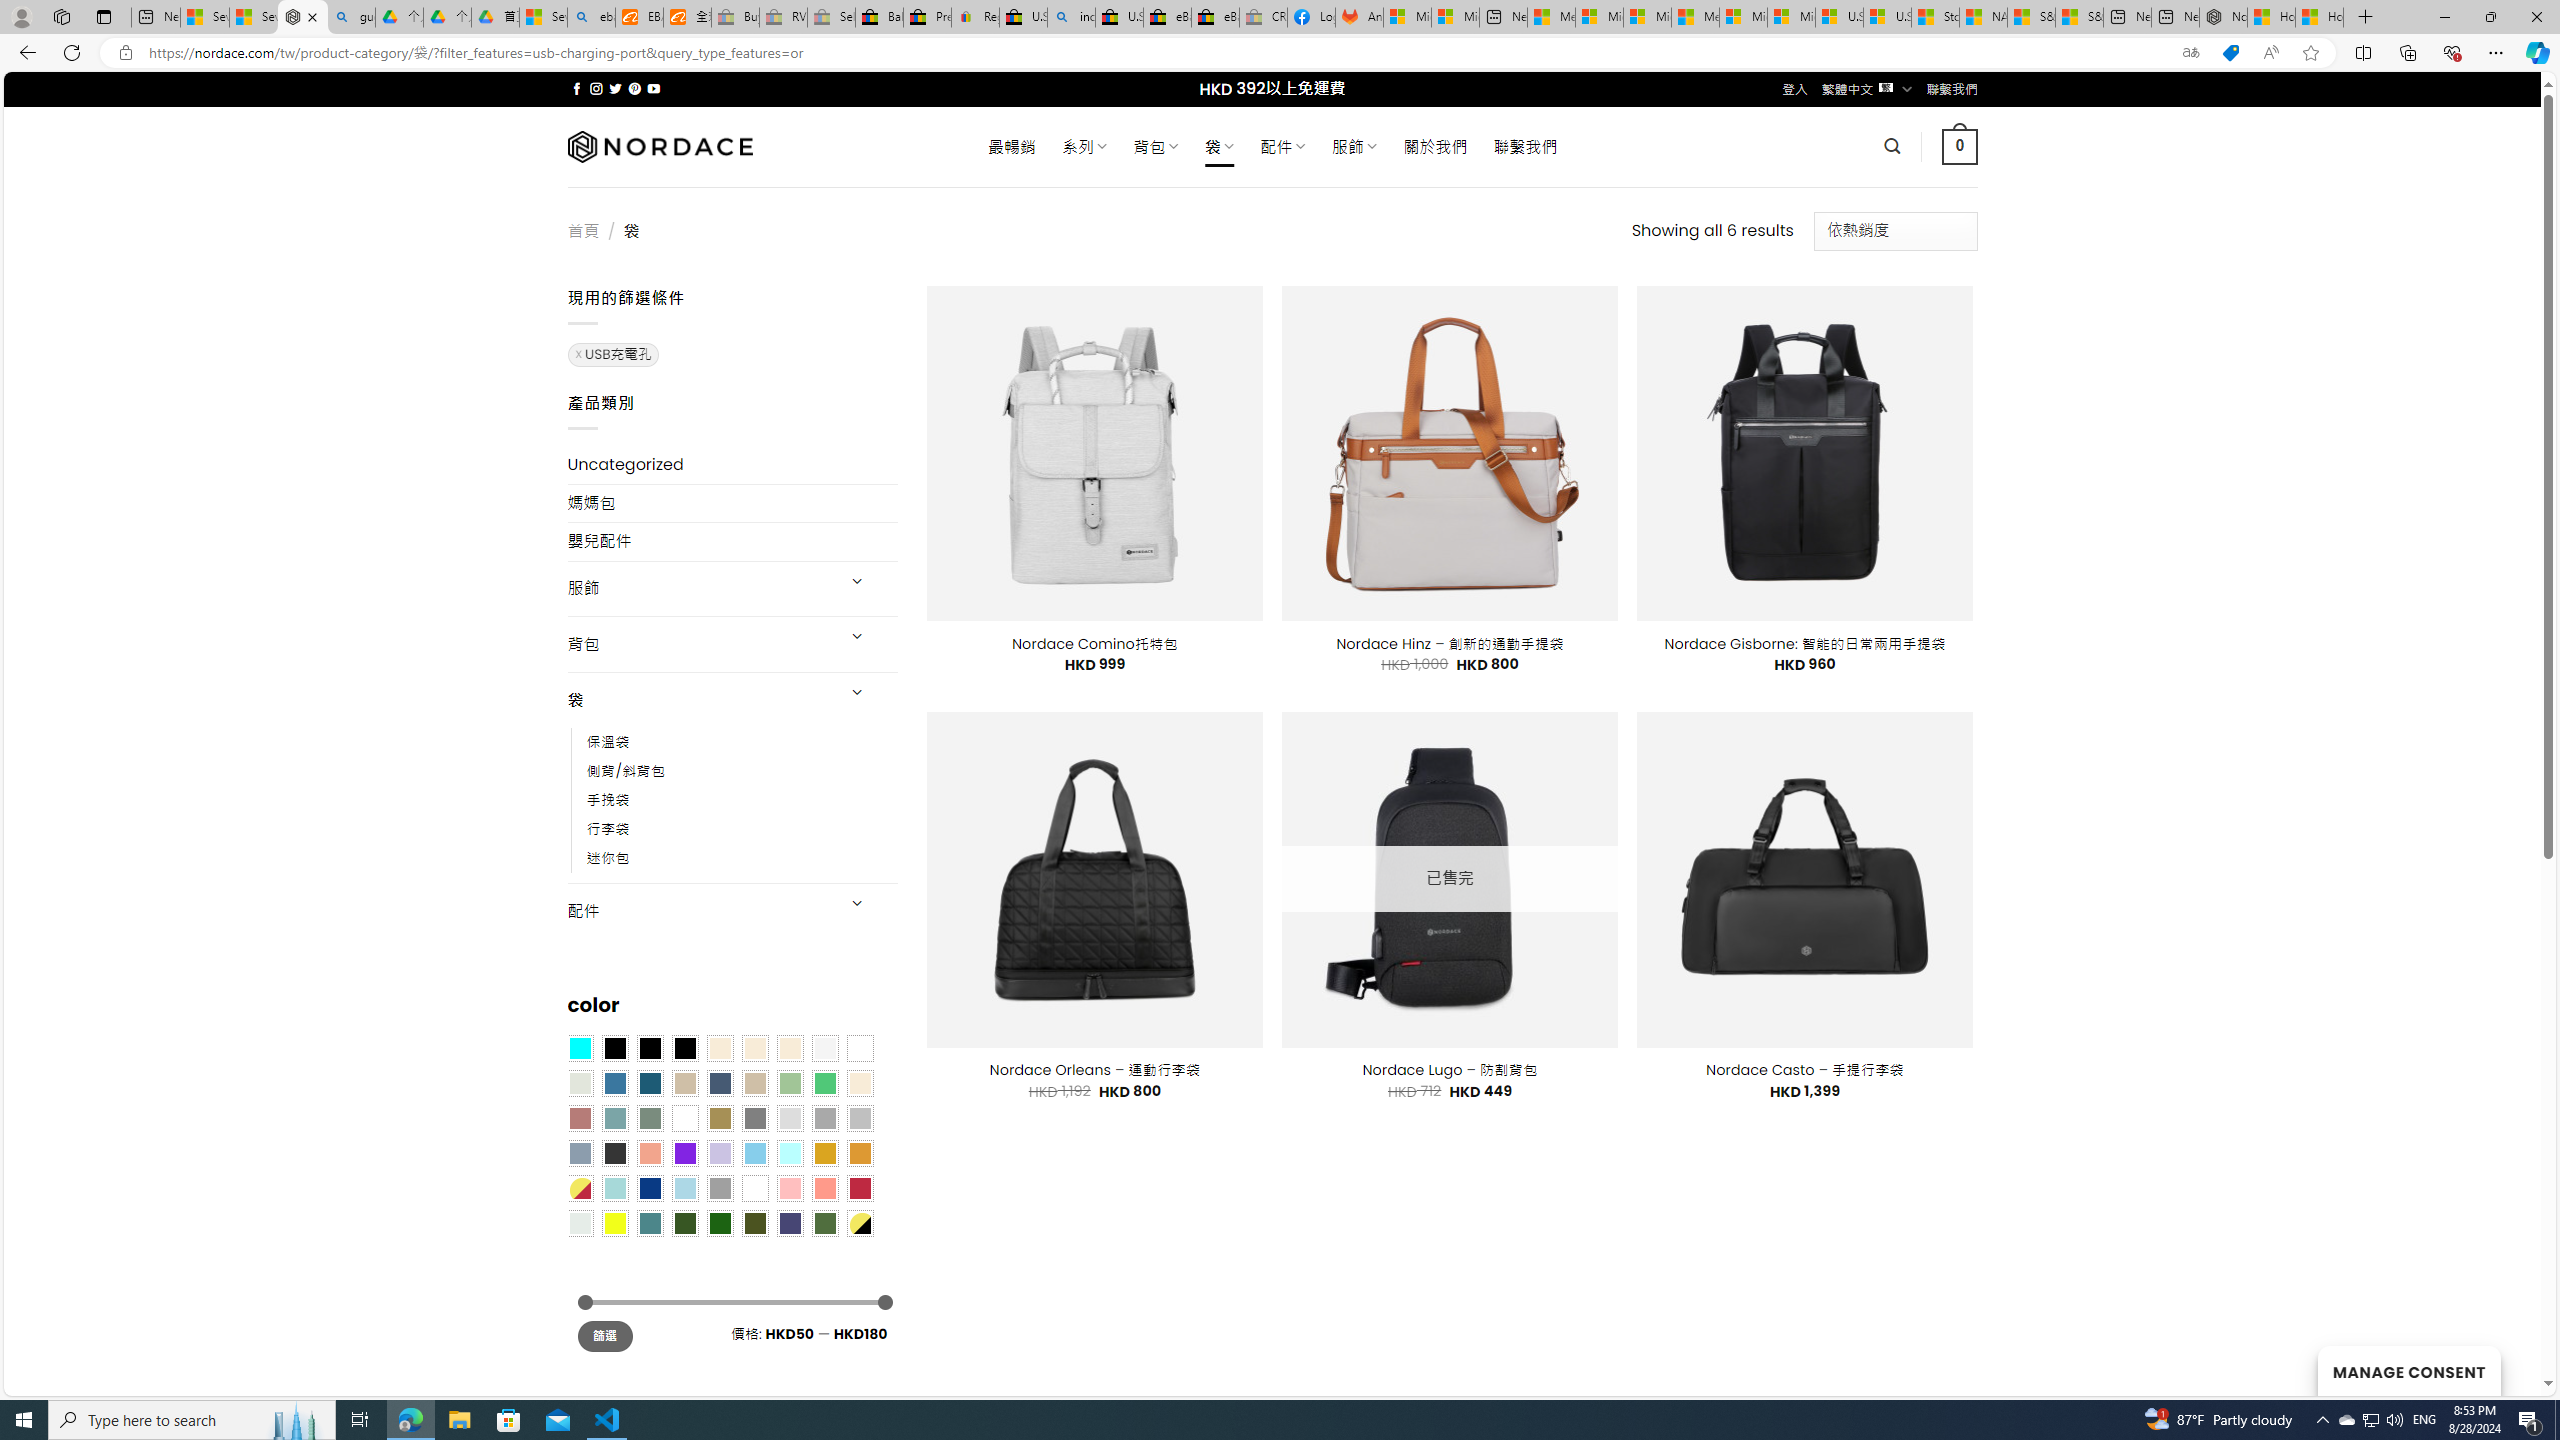 This screenshot has height=1440, width=2560. Describe the element at coordinates (1120, 16) in the screenshot. I see `'U.S. State Privacy Disclosures - eBay Inc.'` at that location.